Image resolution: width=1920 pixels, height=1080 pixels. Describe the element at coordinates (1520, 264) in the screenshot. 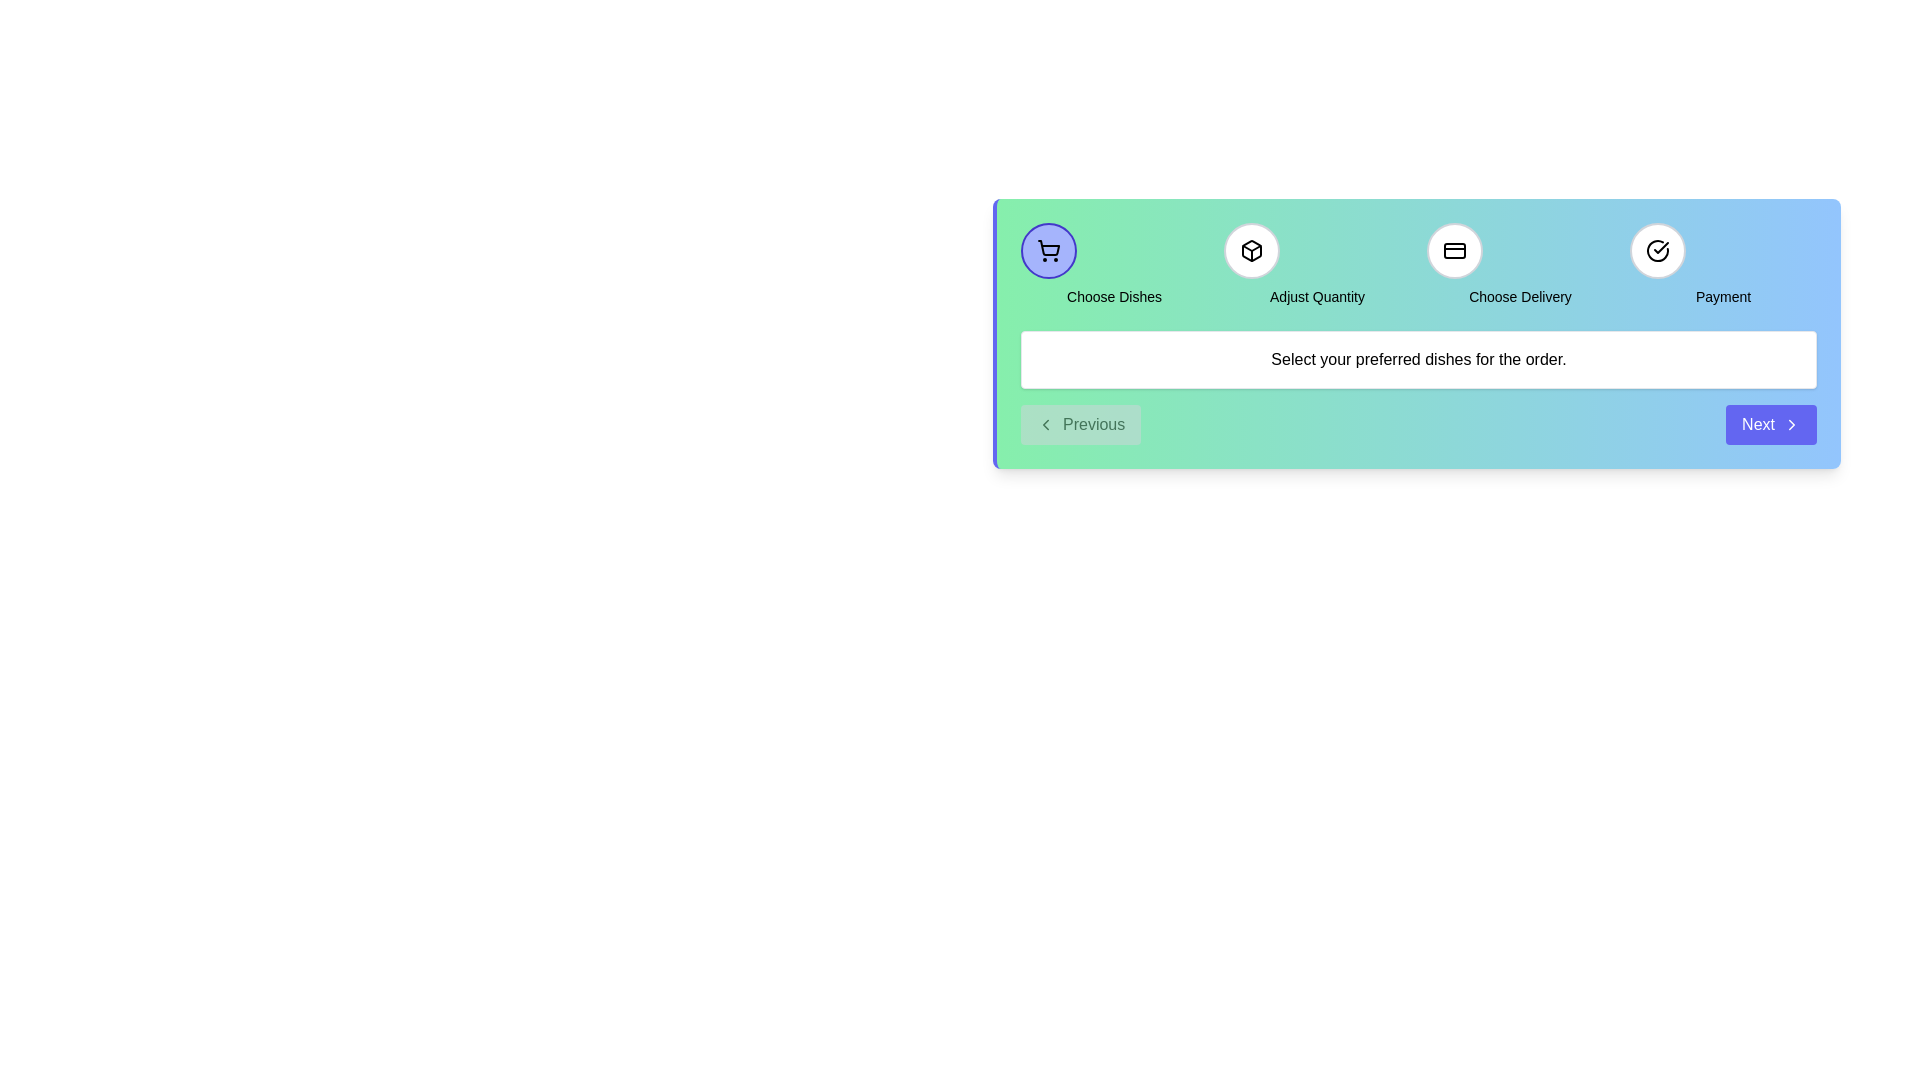

I see `the circular glyph labeled 'Choose Delivery' that is the third in a row of four step indicators, immediately to the right of 'Adjust Quantity' and left of 'Payment'` at that location.